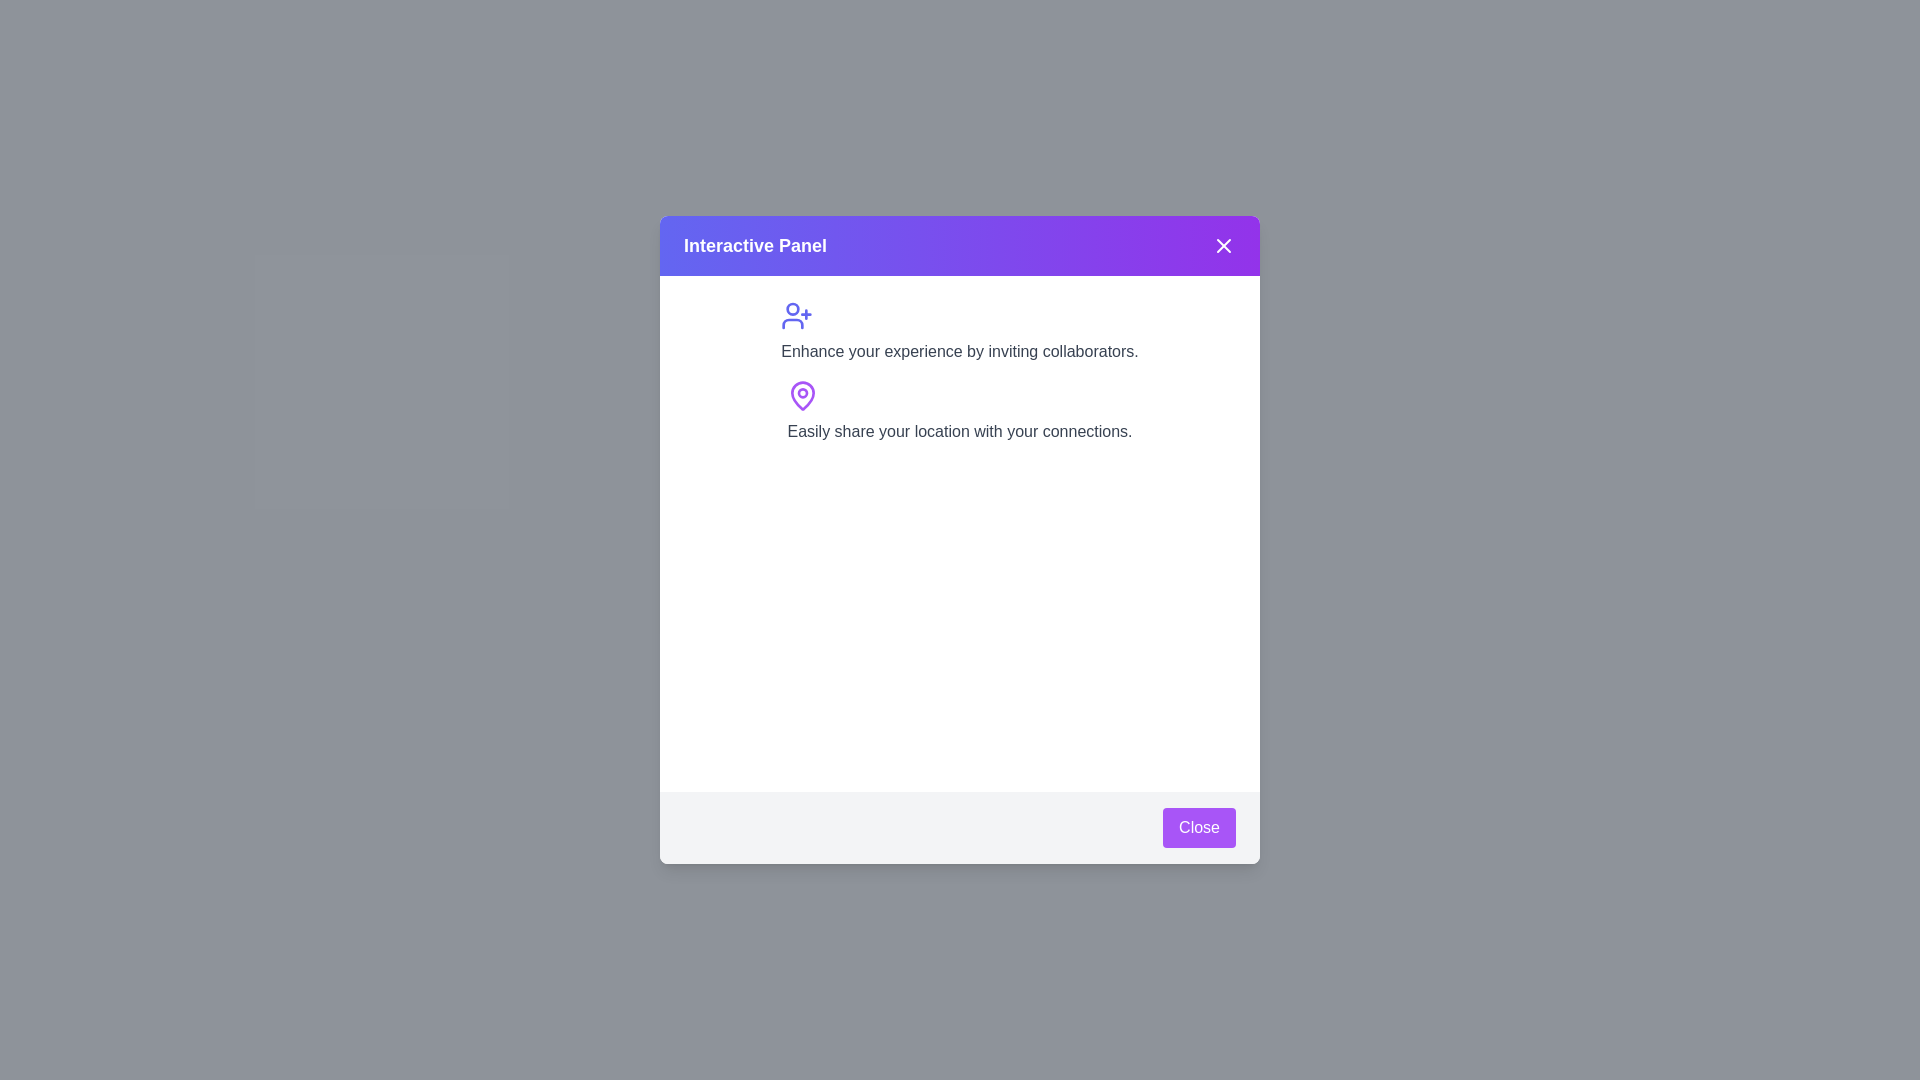 The height and width of the screenshot is (1080, 1920). I want to click on the text block that reads 'Easily share your location with your connections.' which is accompanied by a purple map pin icon, located below the title text 'Enhance your experience by inviting collaborators.', so click(960, 411).